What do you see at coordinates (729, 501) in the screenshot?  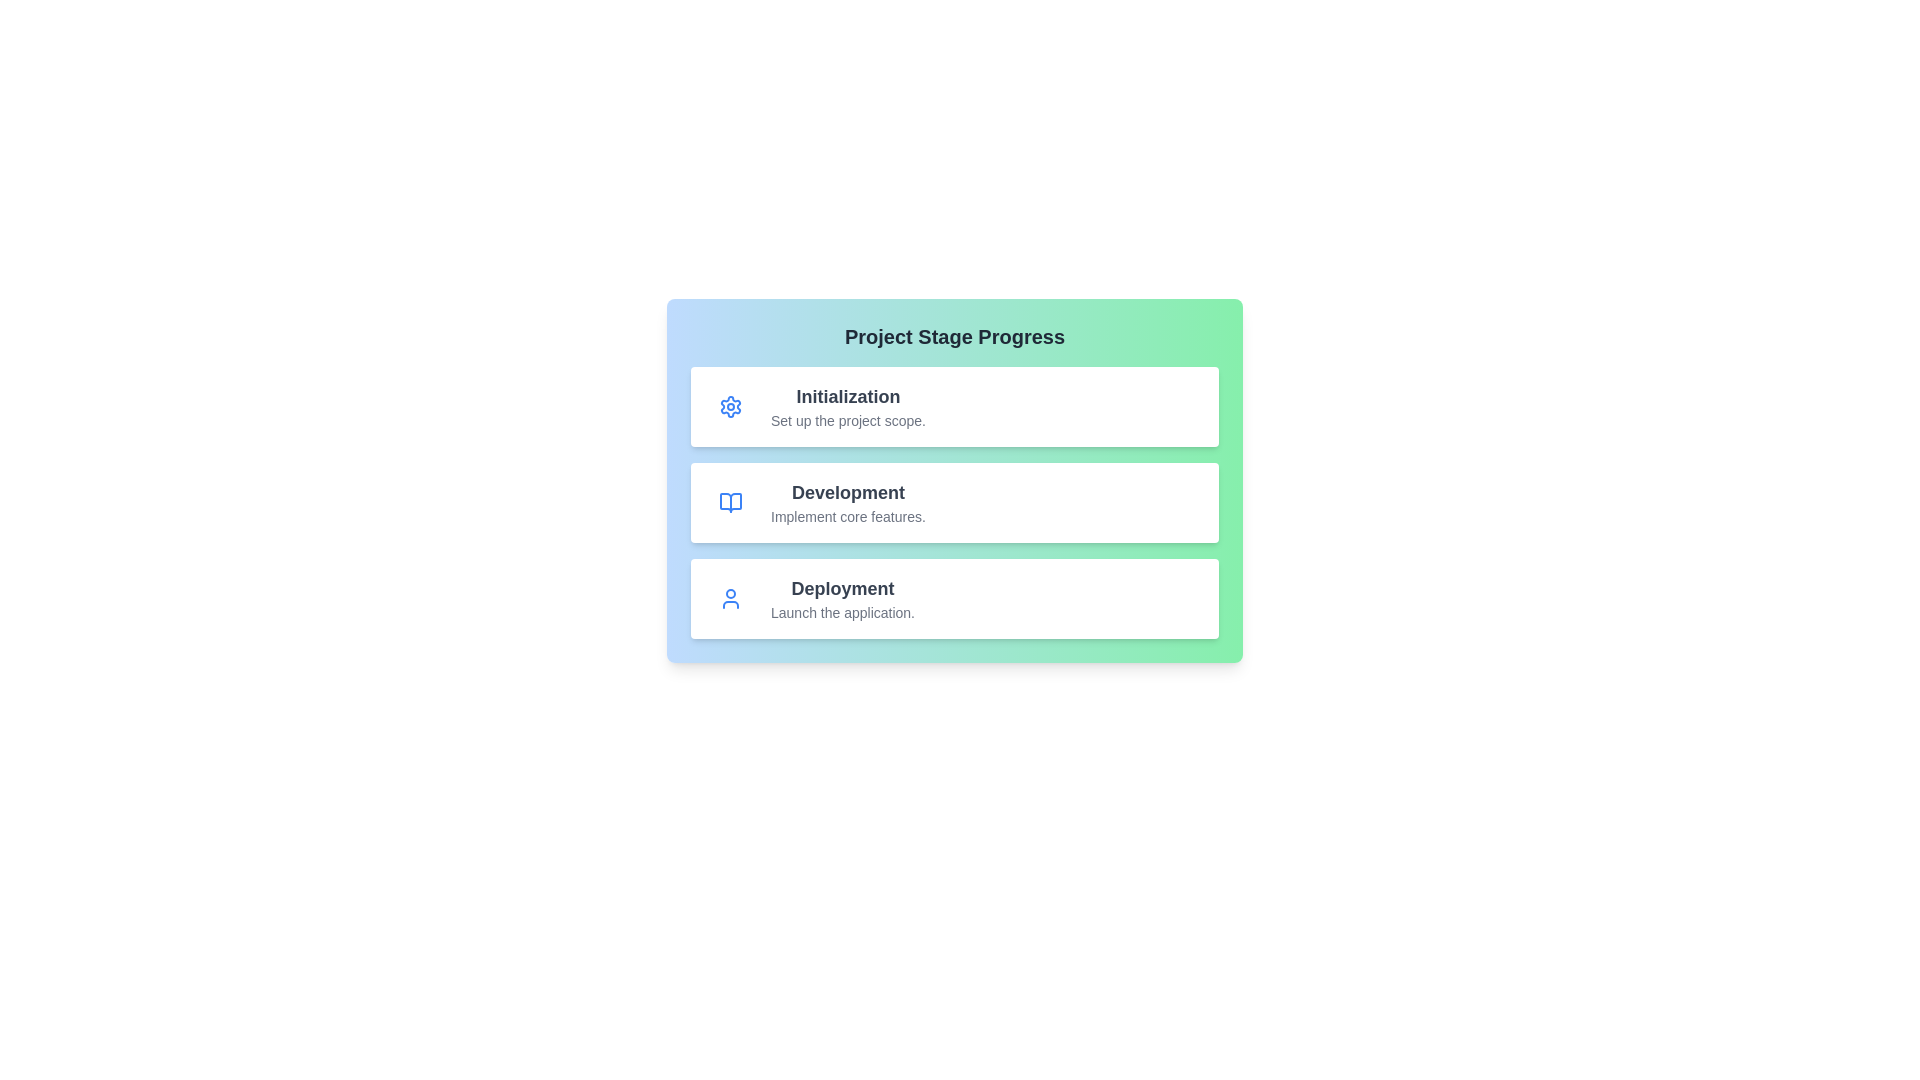 I see `the blue square button with an open book icon located in the 'Development' section, adjacent to the label text 'Development' and 'Implement core features.'` at bounding box center [729, 501].